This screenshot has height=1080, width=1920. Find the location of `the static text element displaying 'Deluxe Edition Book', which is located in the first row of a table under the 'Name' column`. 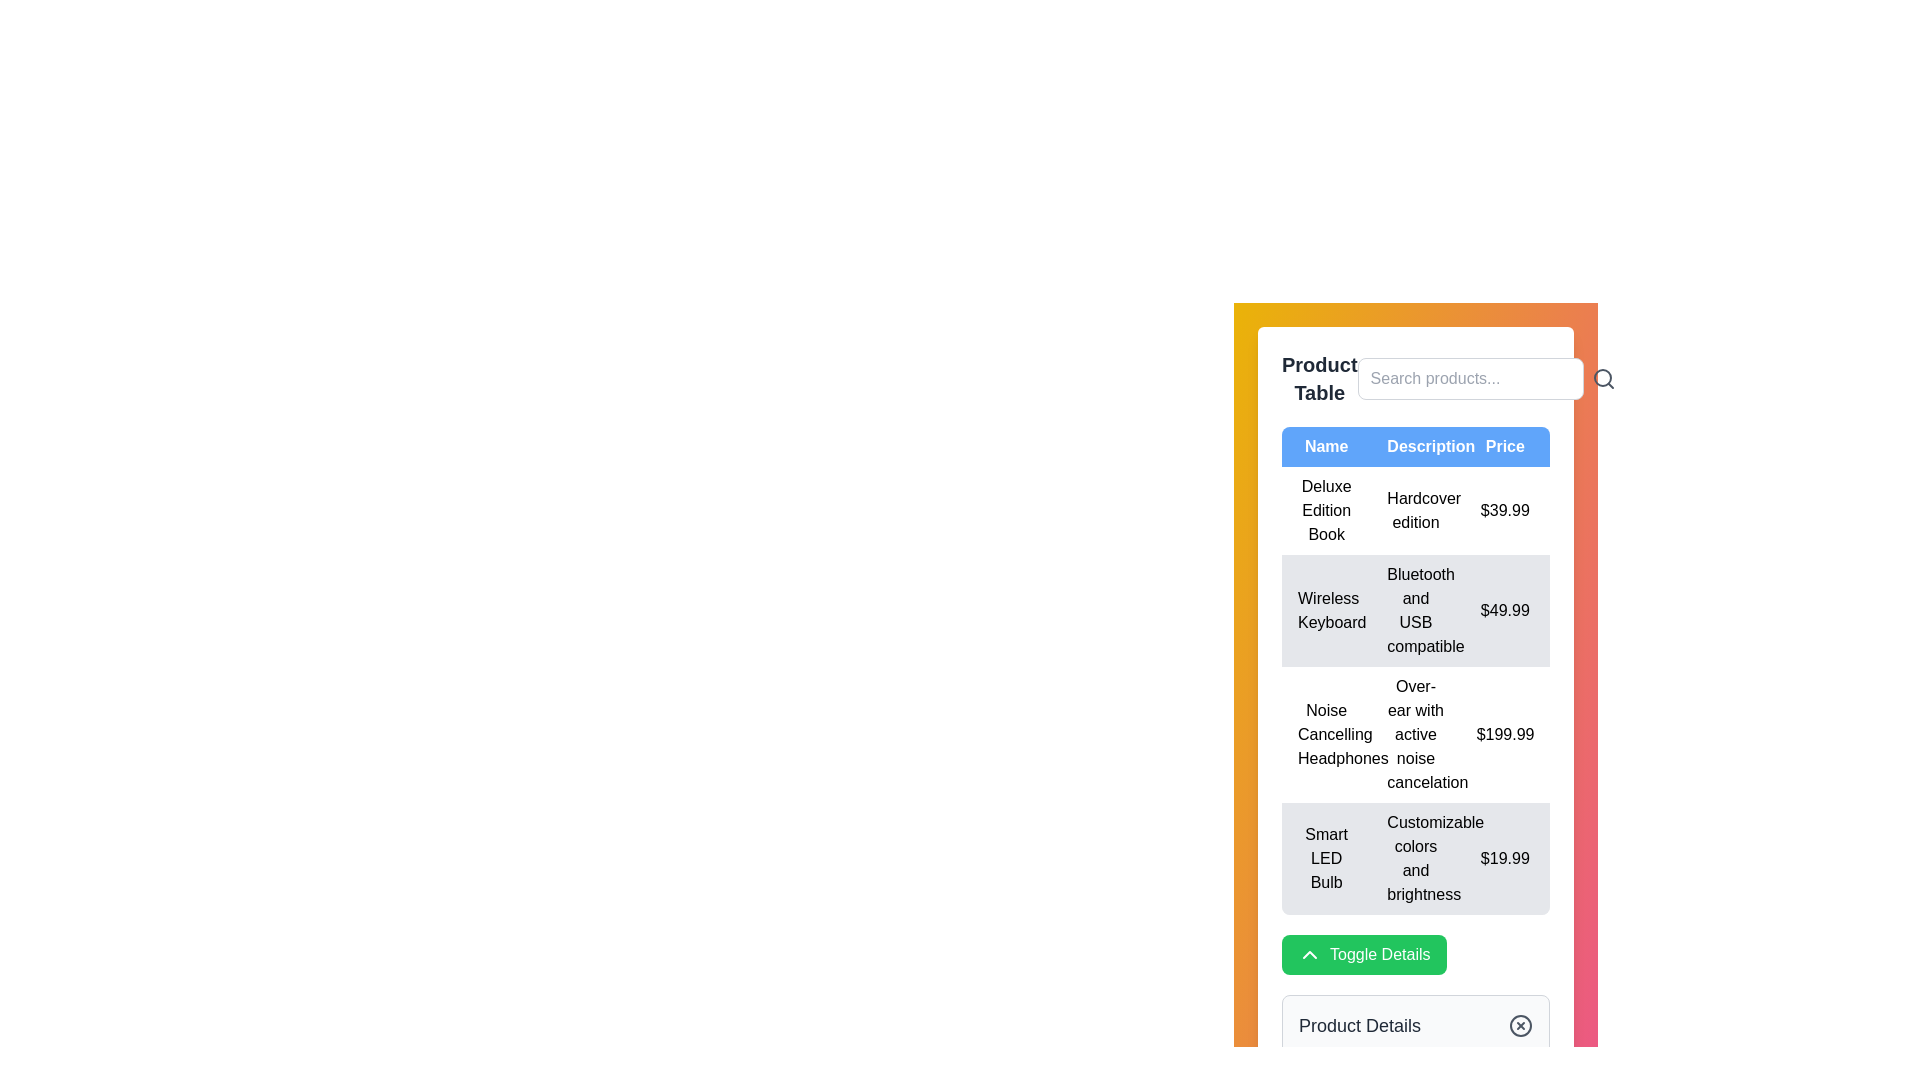

the static text element displaying 'Deluxe Edition Book', which is located in the first row of a table under the 'Name' column is located at coordinates (1326, 509).